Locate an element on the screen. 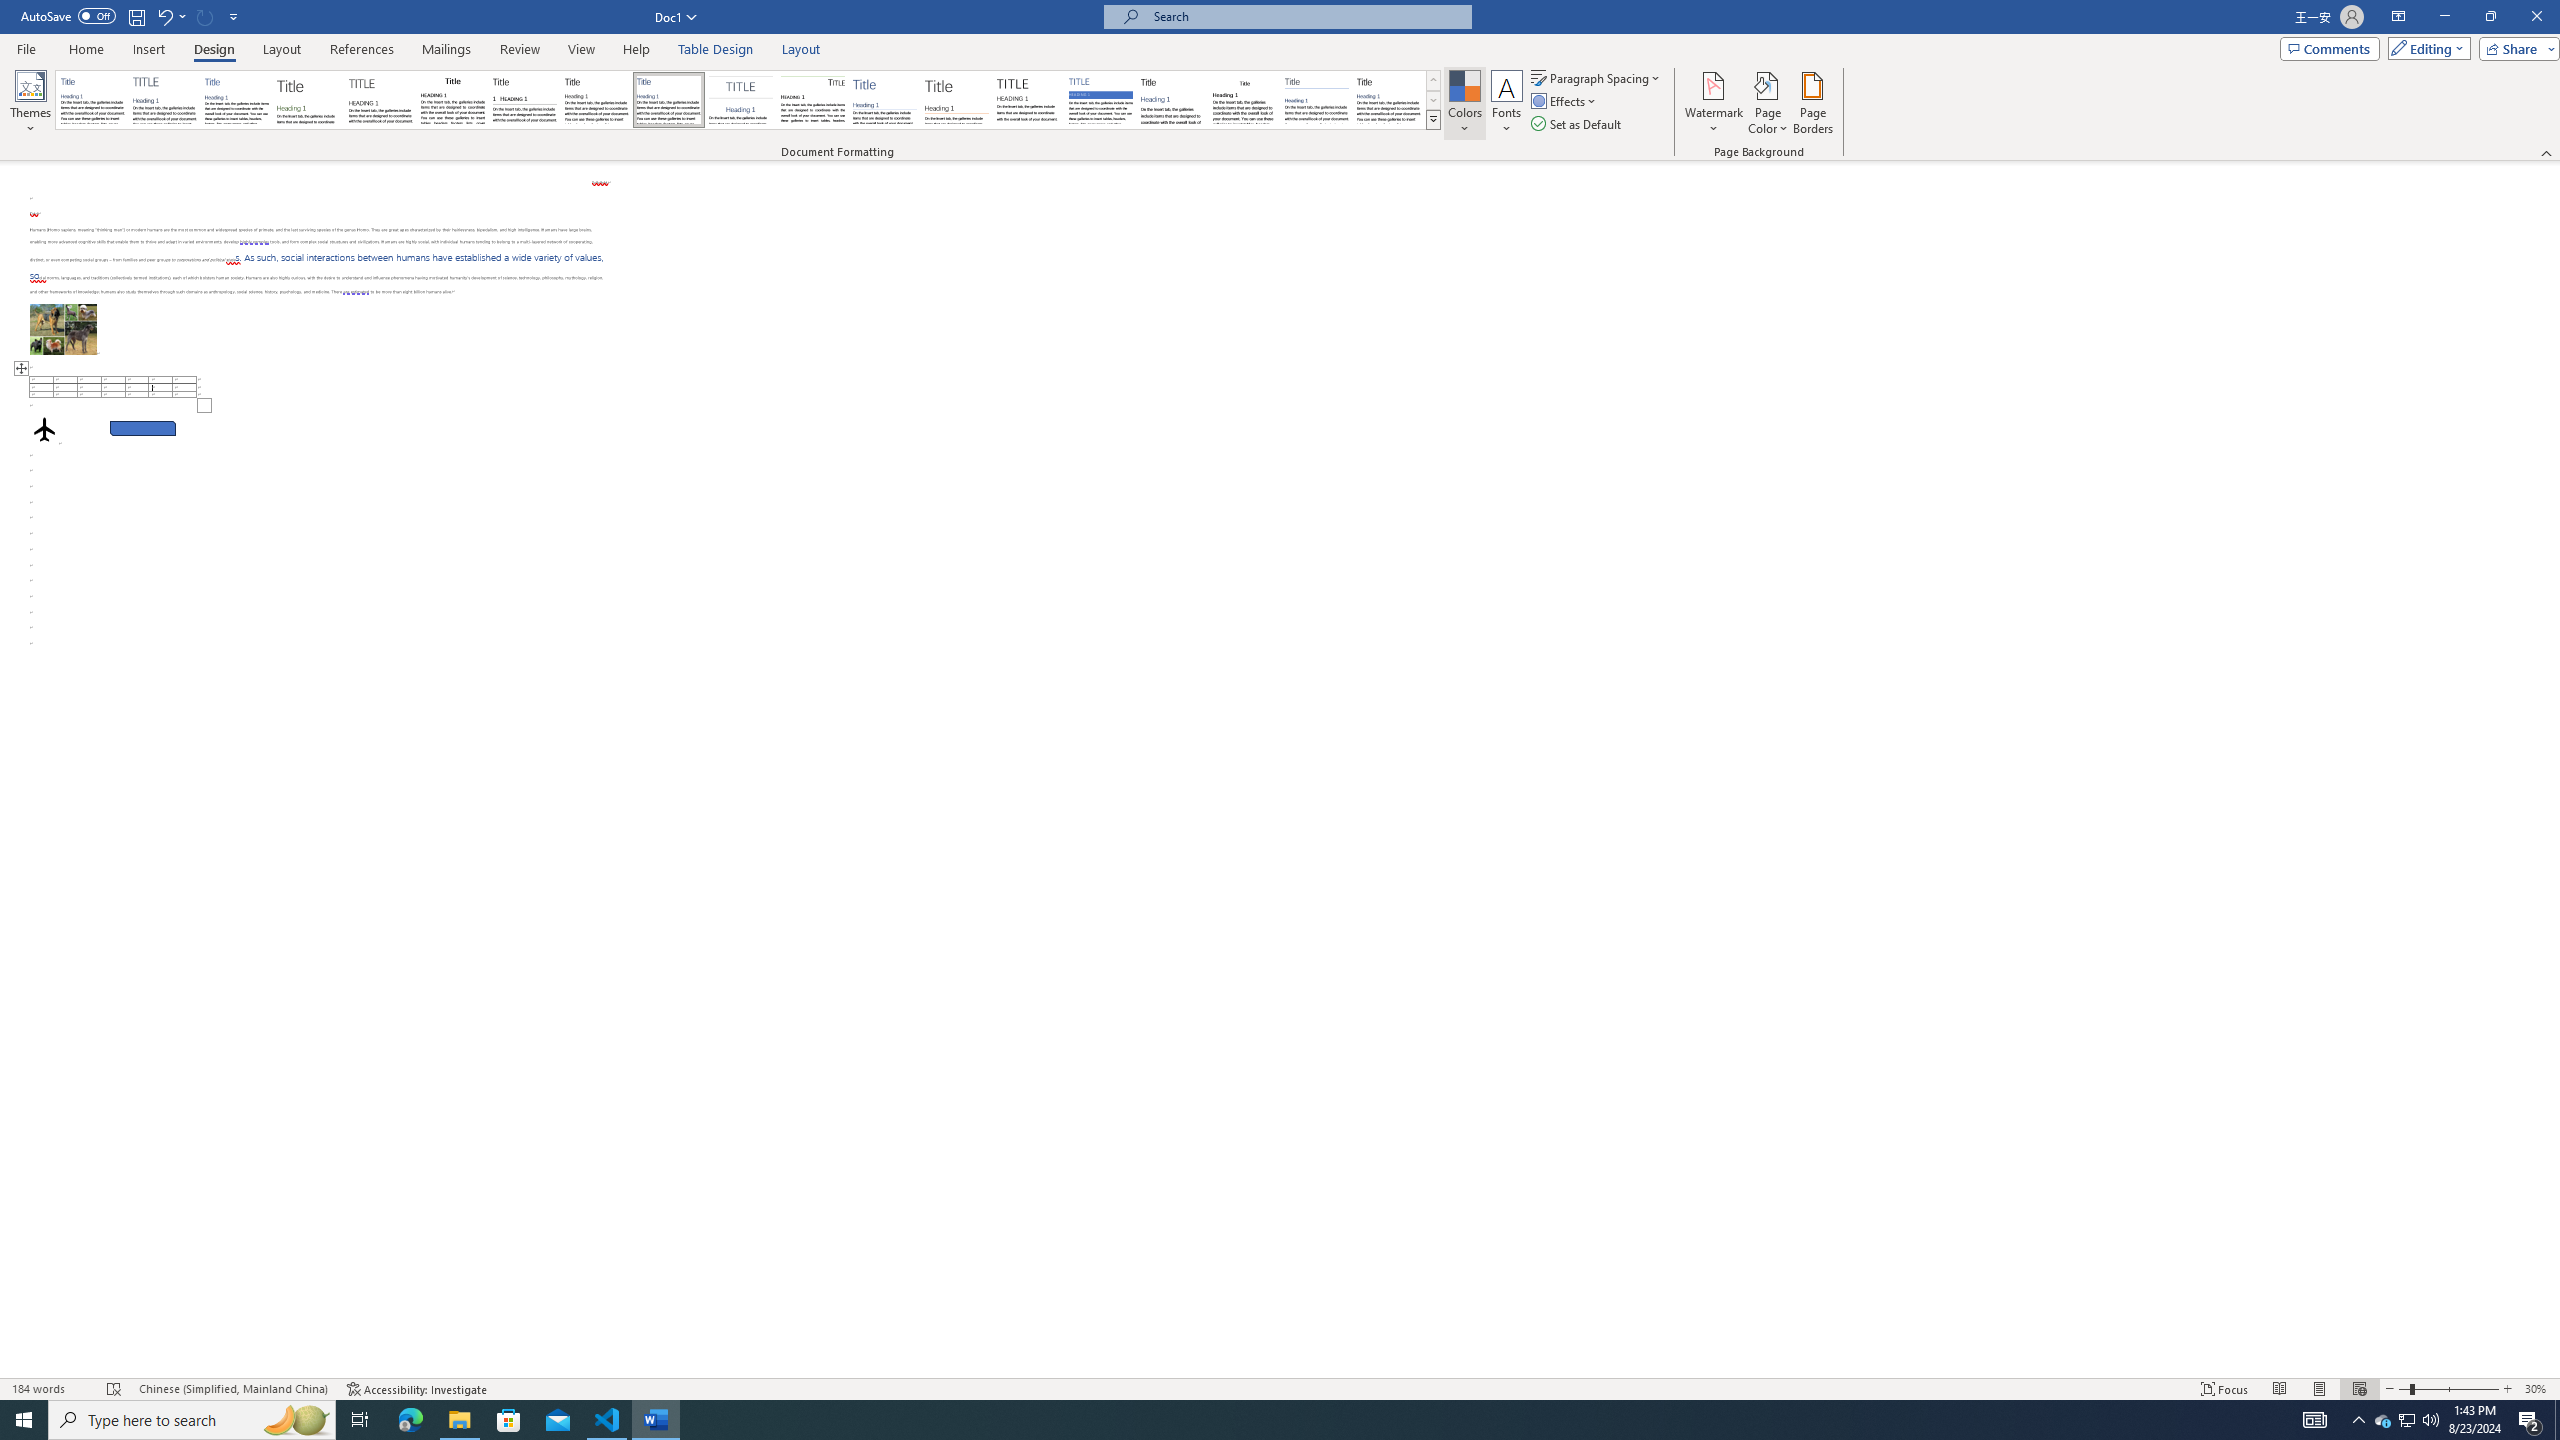  'Airplane with solid fill' is located at coordinates (44, 428).